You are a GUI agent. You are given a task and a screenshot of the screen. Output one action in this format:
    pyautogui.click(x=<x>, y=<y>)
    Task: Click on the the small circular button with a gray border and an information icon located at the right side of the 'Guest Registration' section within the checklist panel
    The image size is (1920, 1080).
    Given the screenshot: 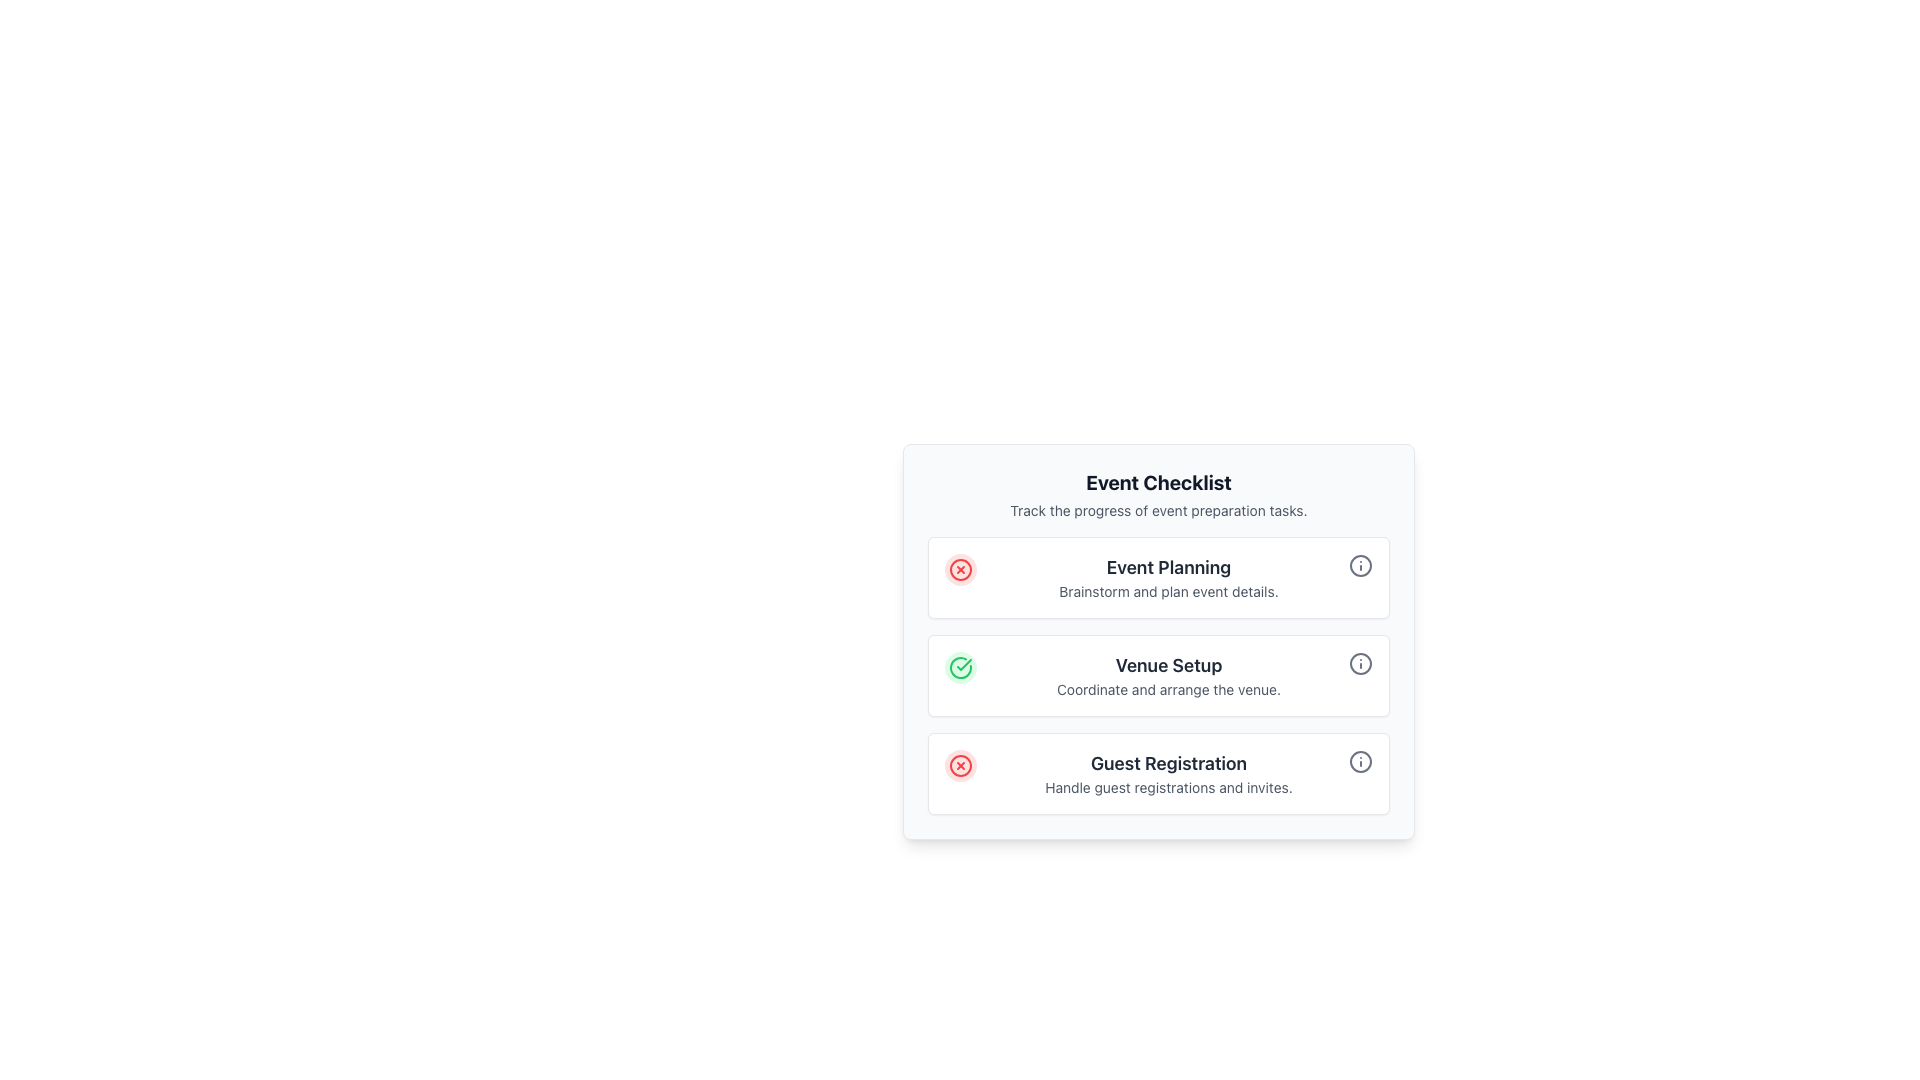 What is the action you would take?
    pyautogui.click(x=1360, y=762)
    